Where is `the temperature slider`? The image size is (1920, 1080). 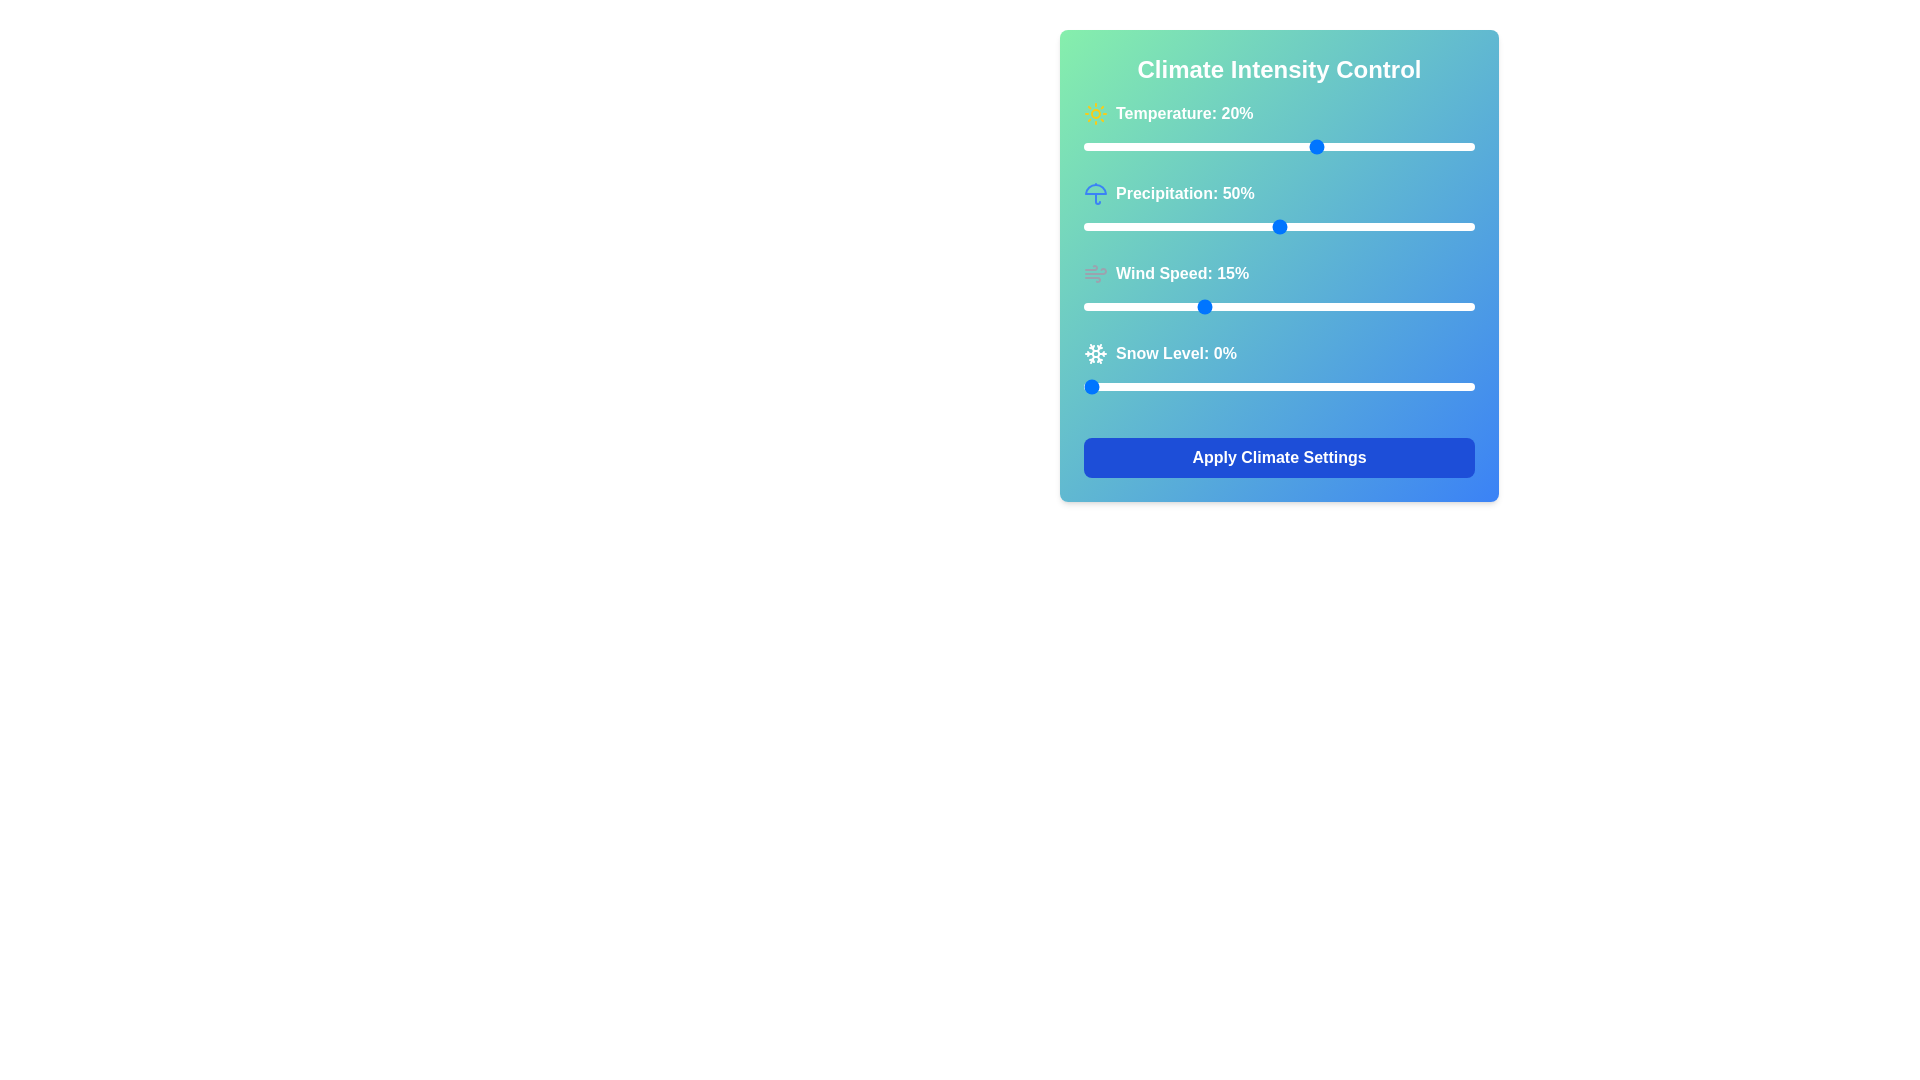 the temperature slider is located at coordinates (1200, 145).